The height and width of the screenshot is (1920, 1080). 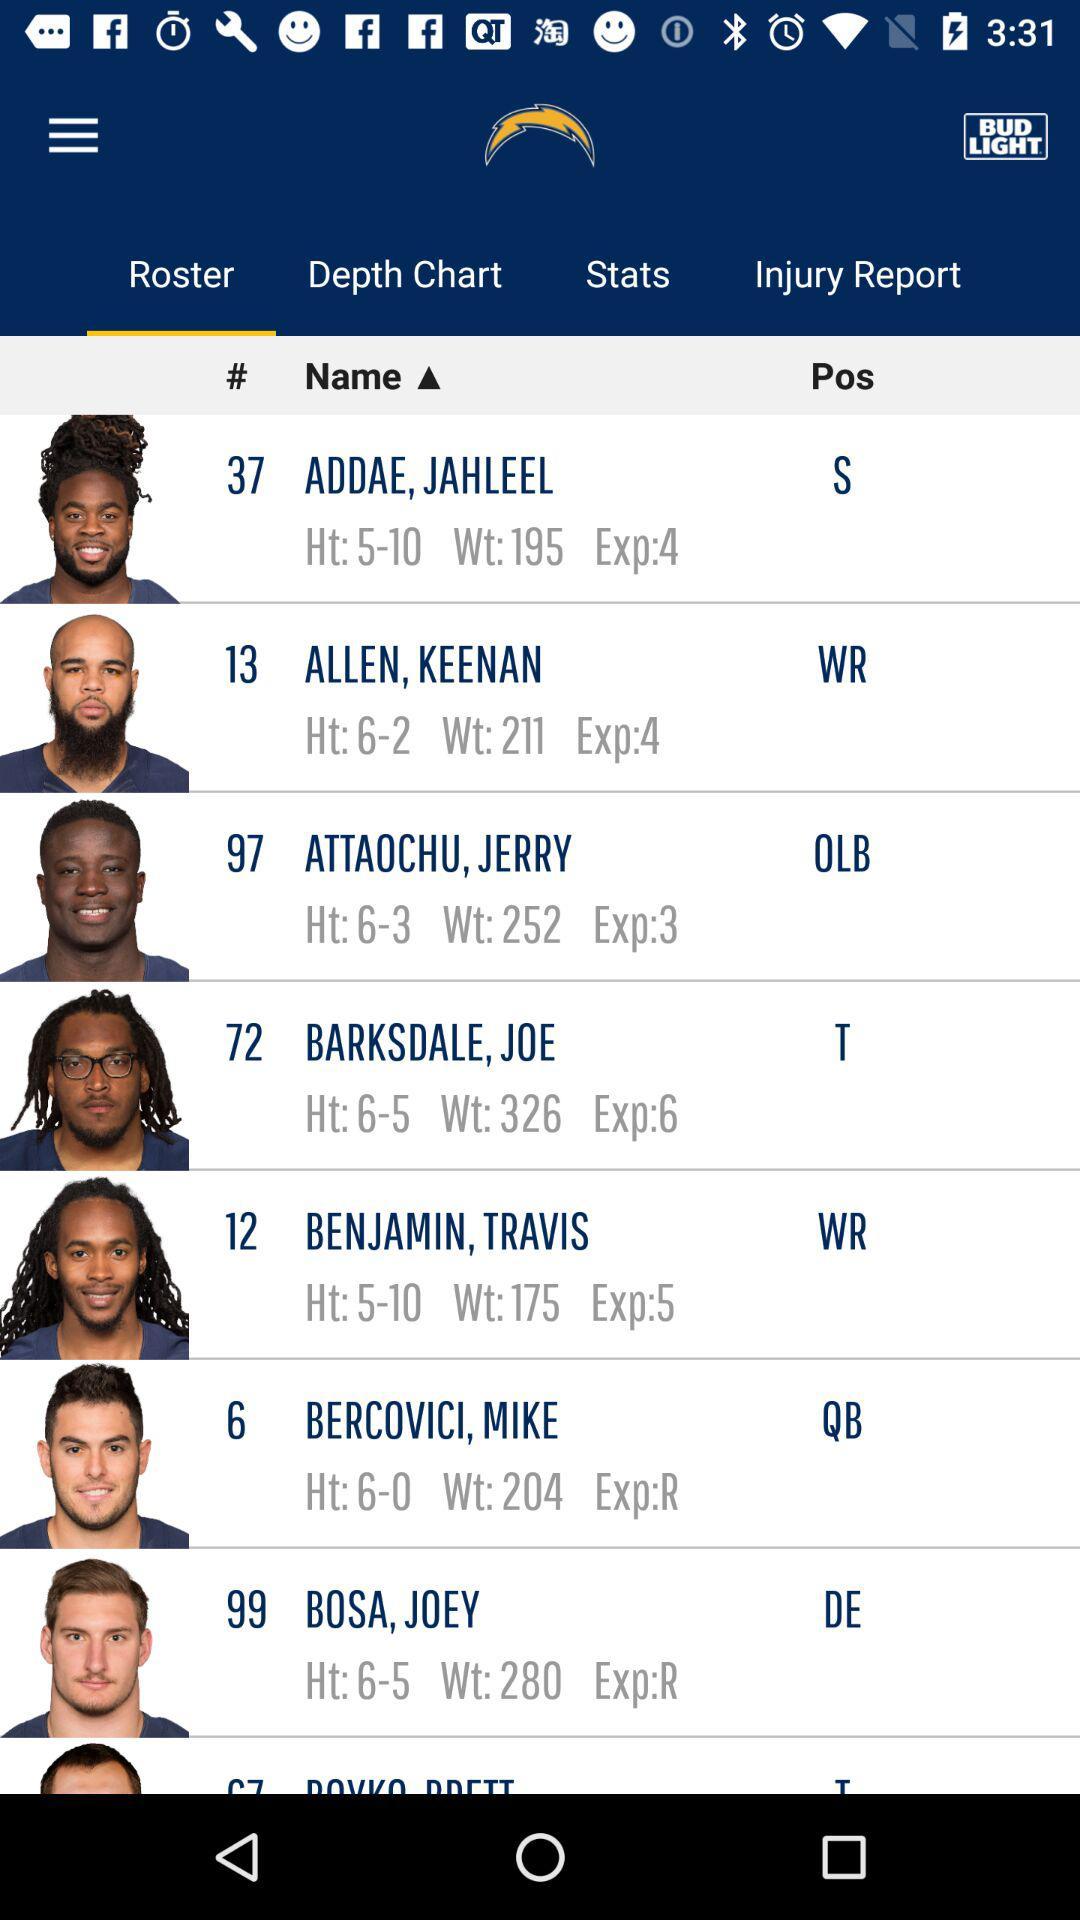 What do you see at coordinates (526, 375) in the screenshot?
I see `the item next to the # icon` at bounding box center [526, 375].